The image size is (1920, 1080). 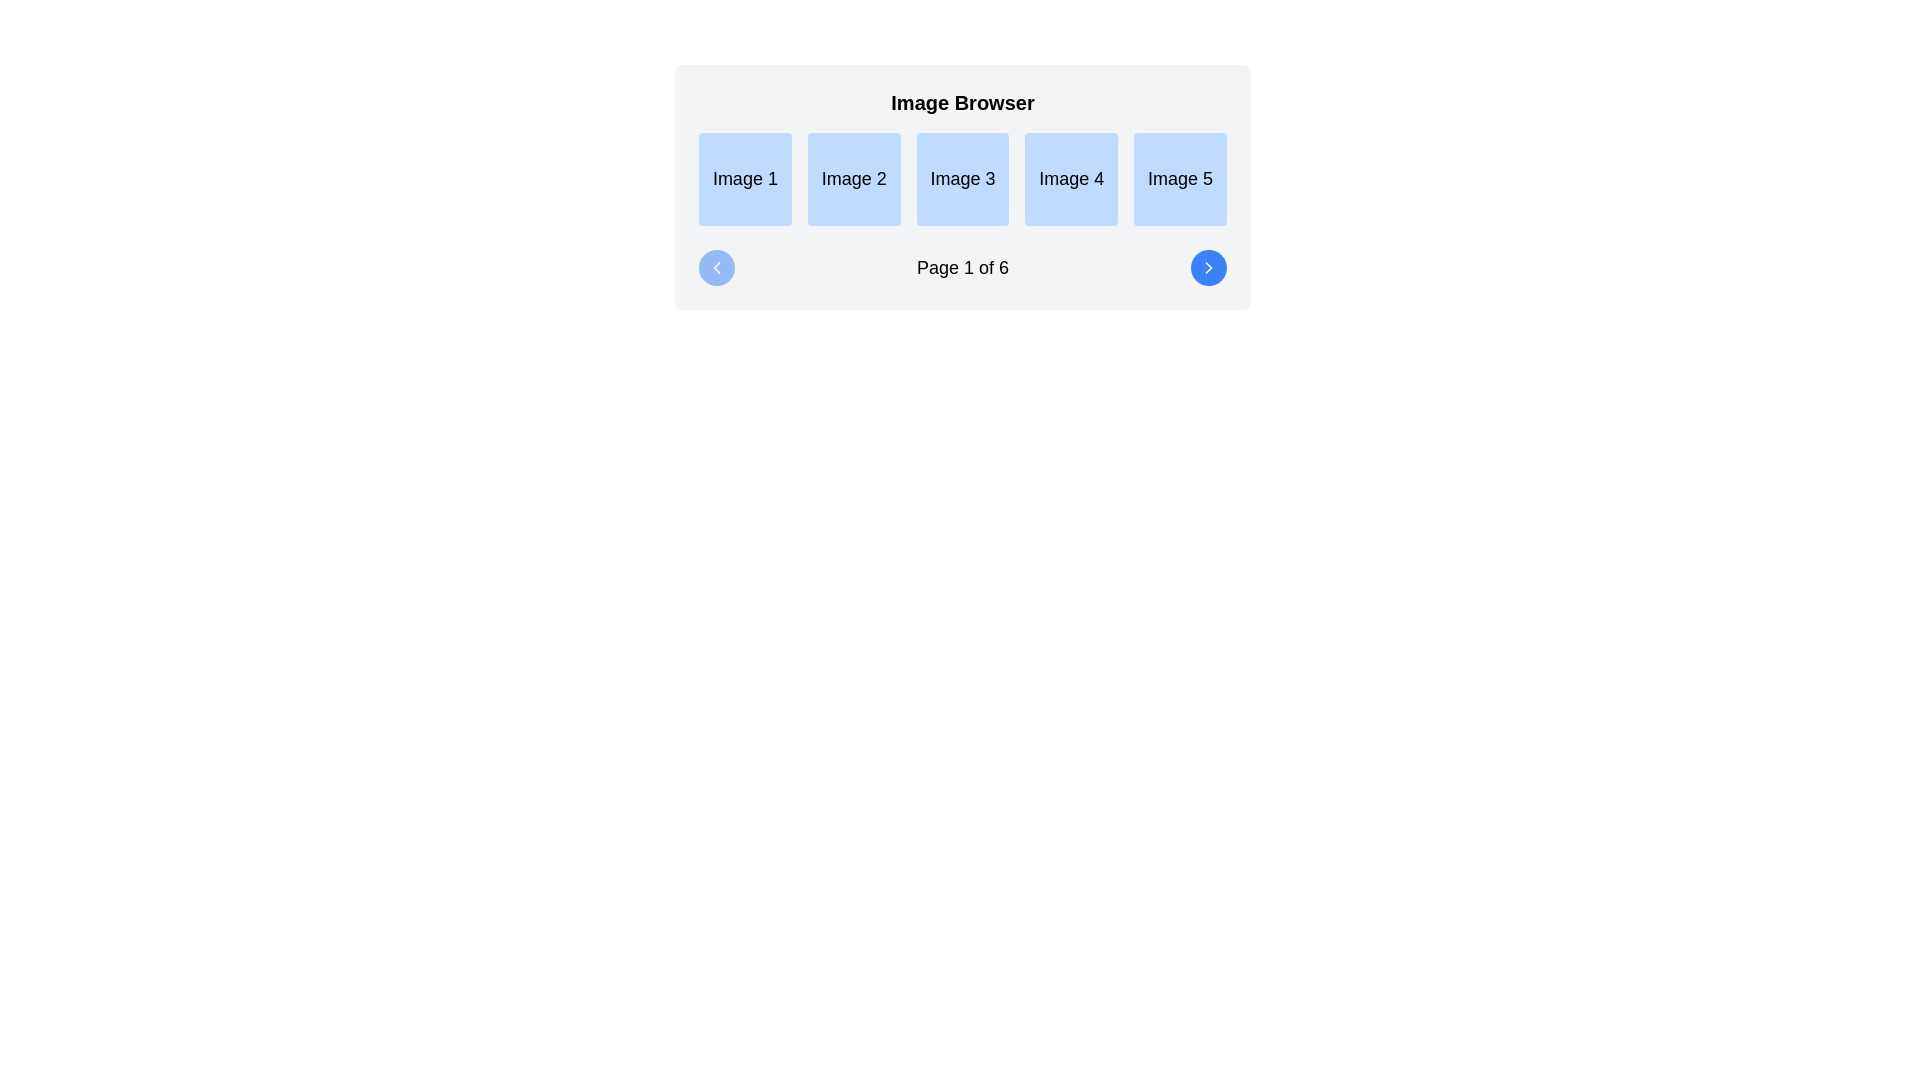 I want to click on the navigation button located on the far right side of the page navigation interface, so click(x=1208, y=265).